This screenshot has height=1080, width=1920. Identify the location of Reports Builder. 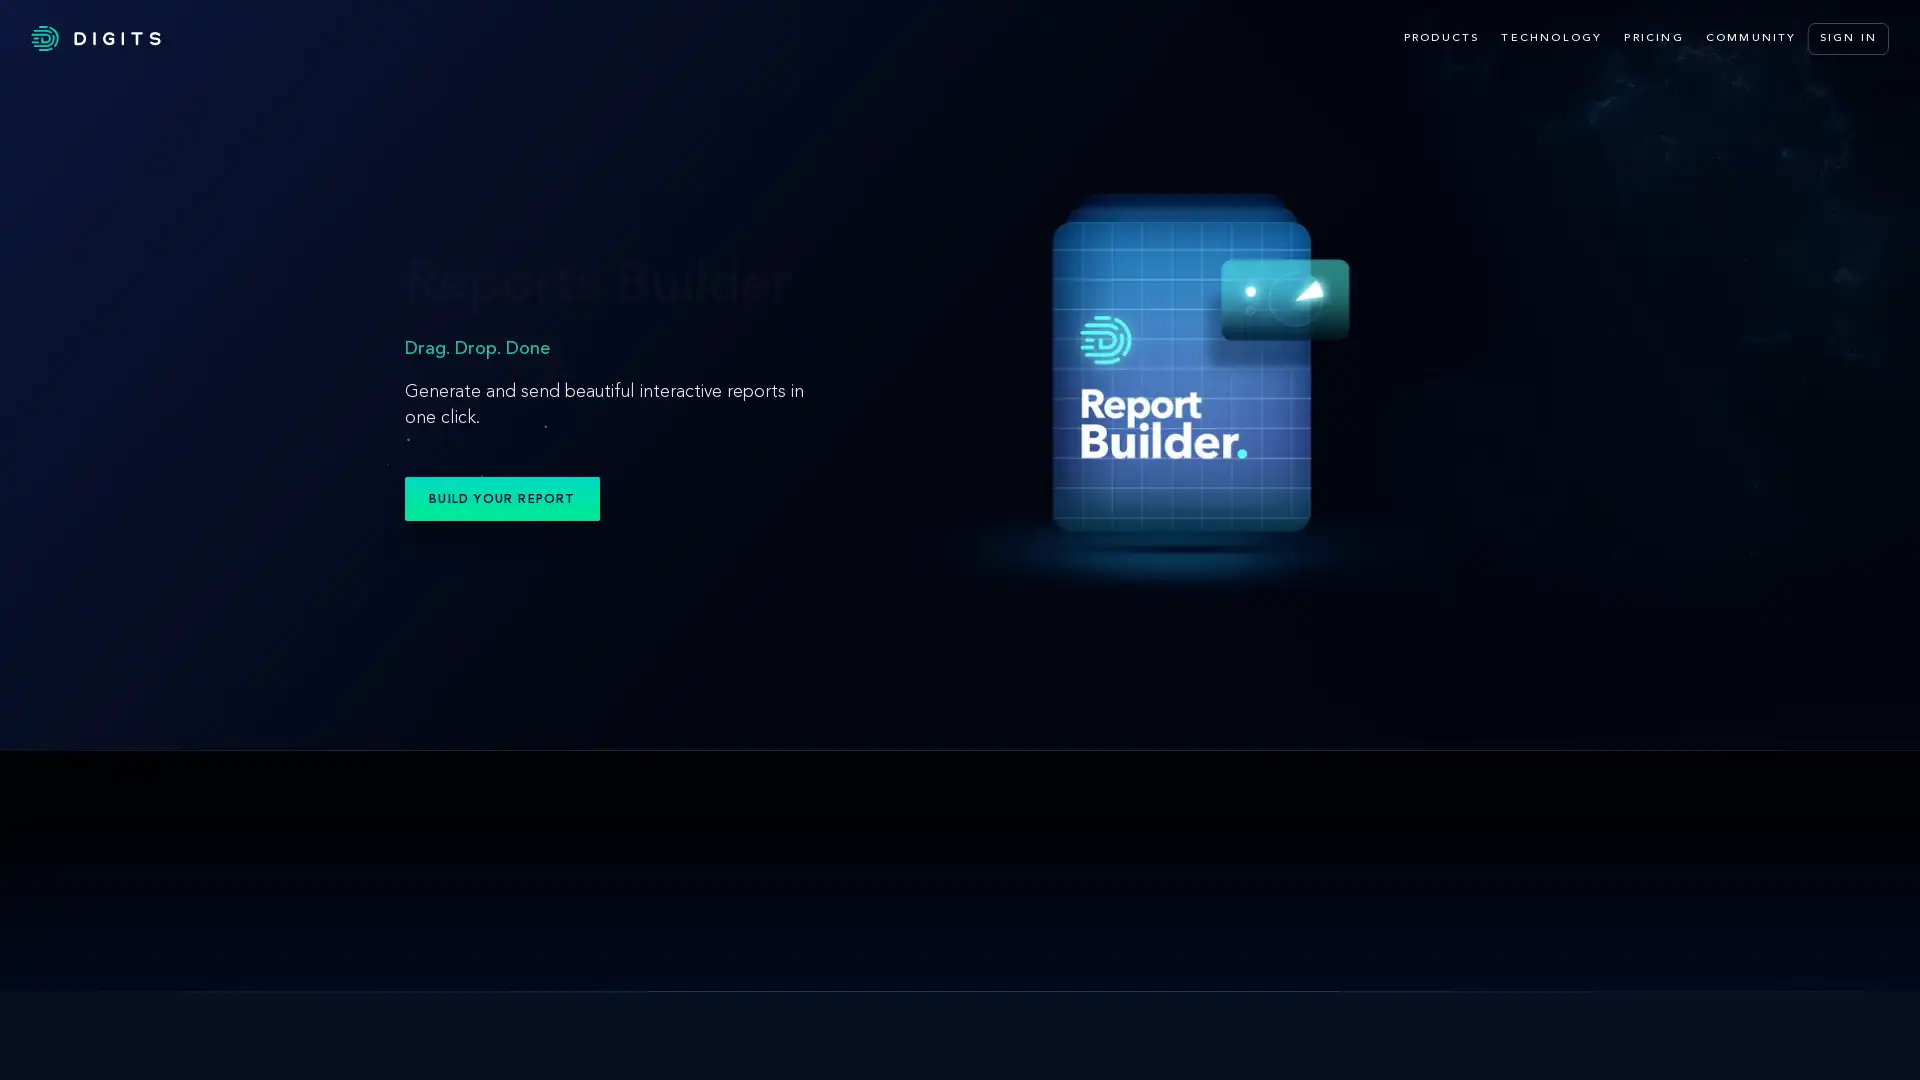
(480, 623).